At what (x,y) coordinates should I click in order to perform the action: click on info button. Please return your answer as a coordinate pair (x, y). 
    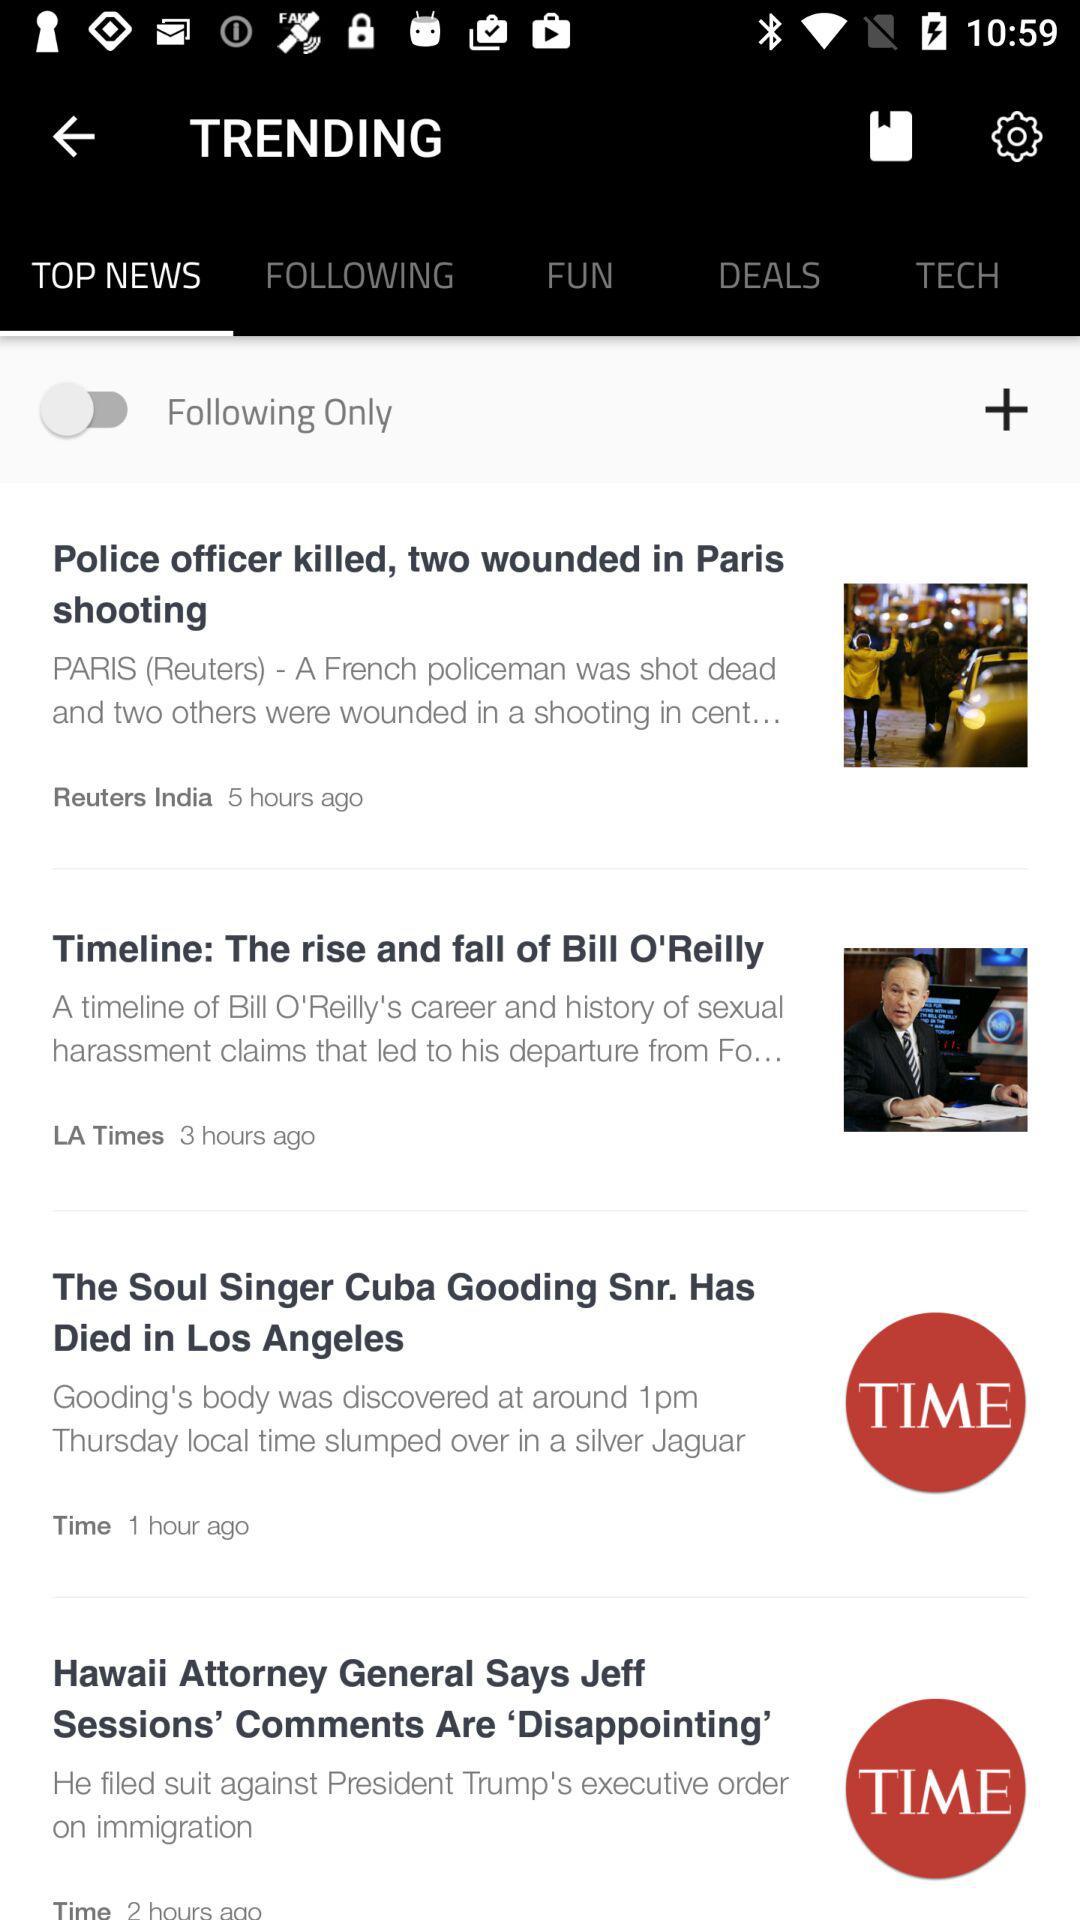
    Looking at the image, I should click on (93, 408).